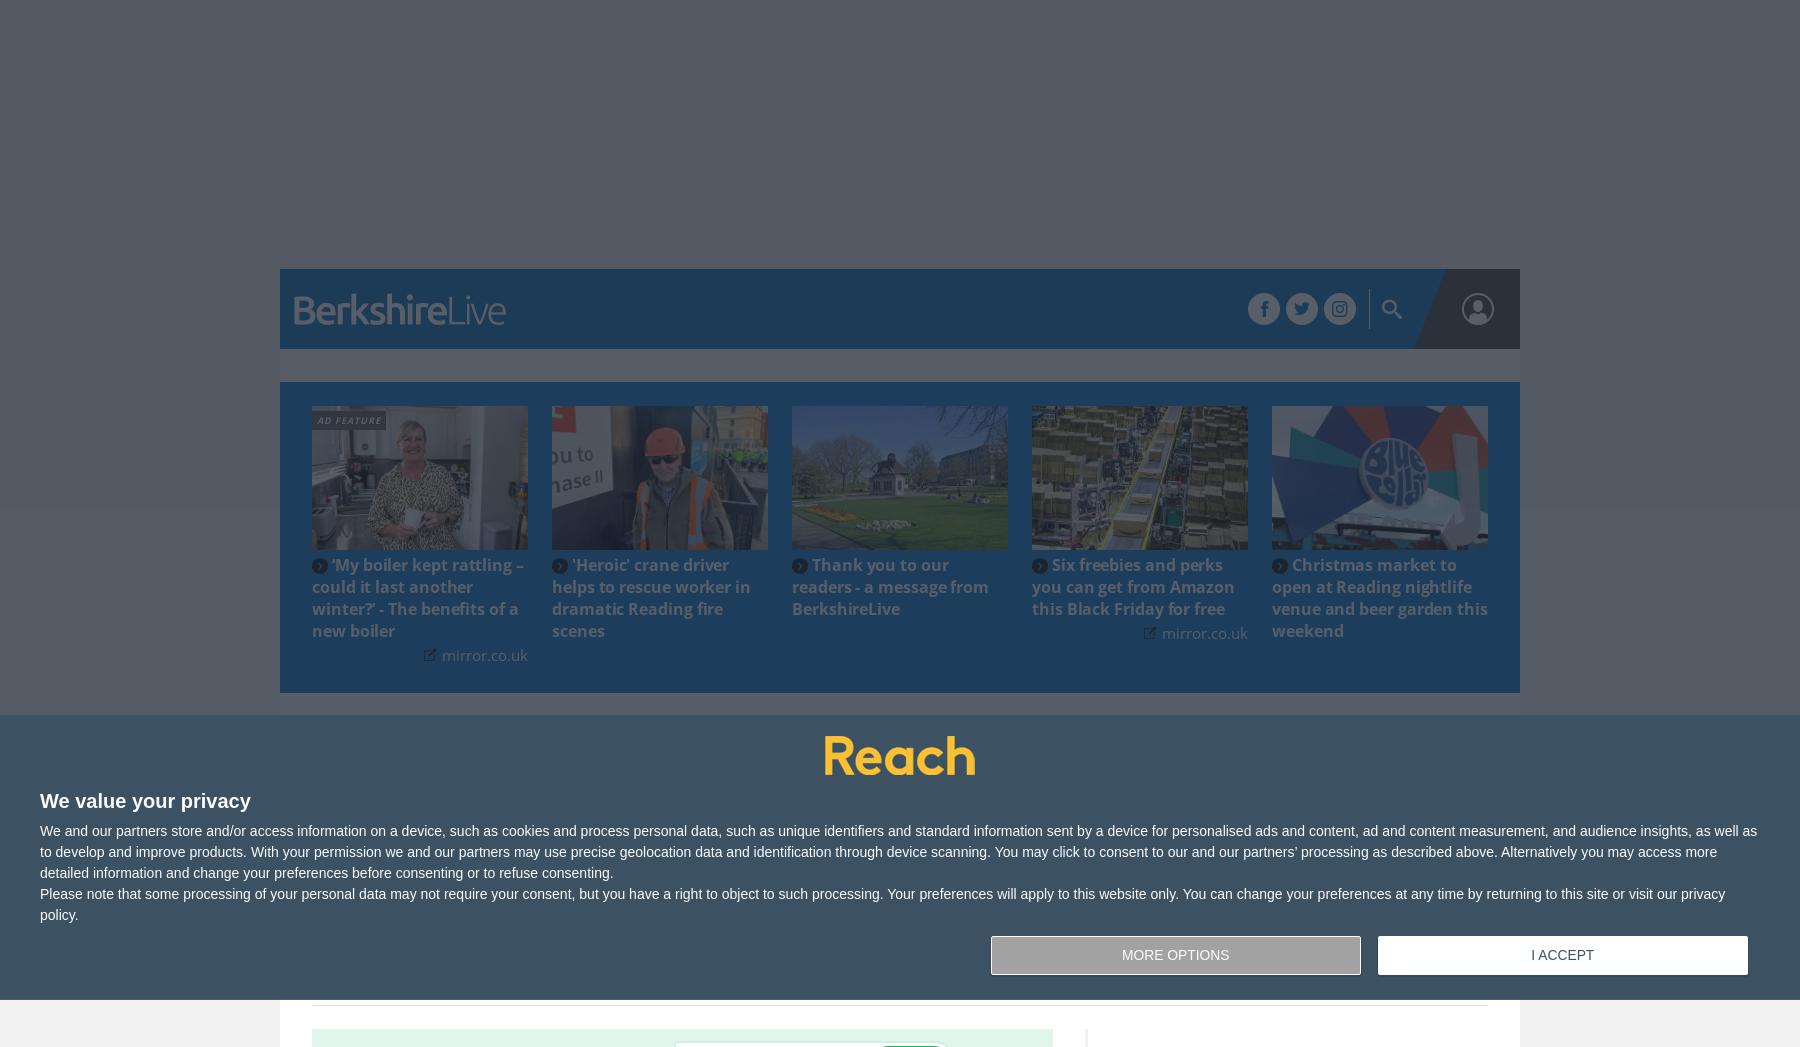 The width and height of the screenshot is (1800, 1047). Describe the element at coordinates (890, 585) in the screenshot. I see `'Thank you to our readers - a message from BerkshireLive'` at that location.